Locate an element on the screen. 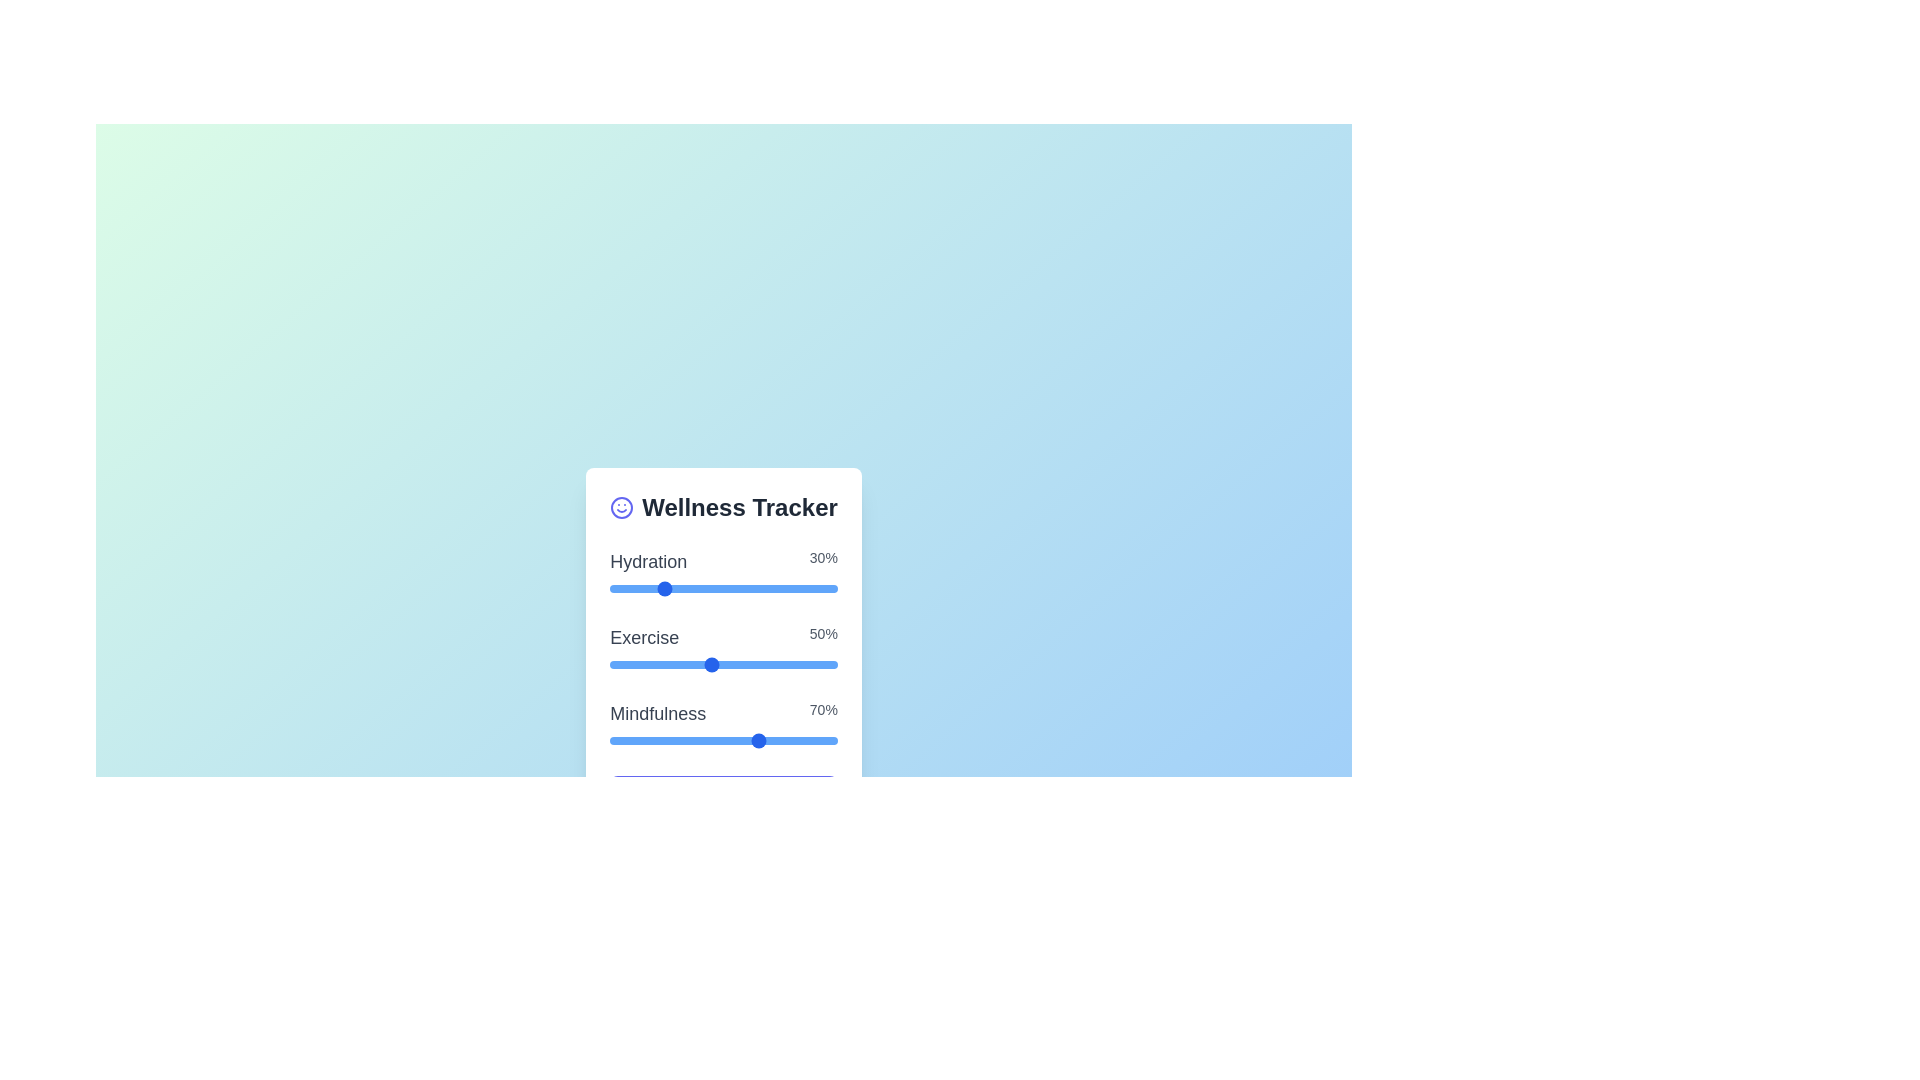 The image size is (1920, 1080). the 'Mindfulness' slider to set its value to 7 is located at coordinates (760, 740).